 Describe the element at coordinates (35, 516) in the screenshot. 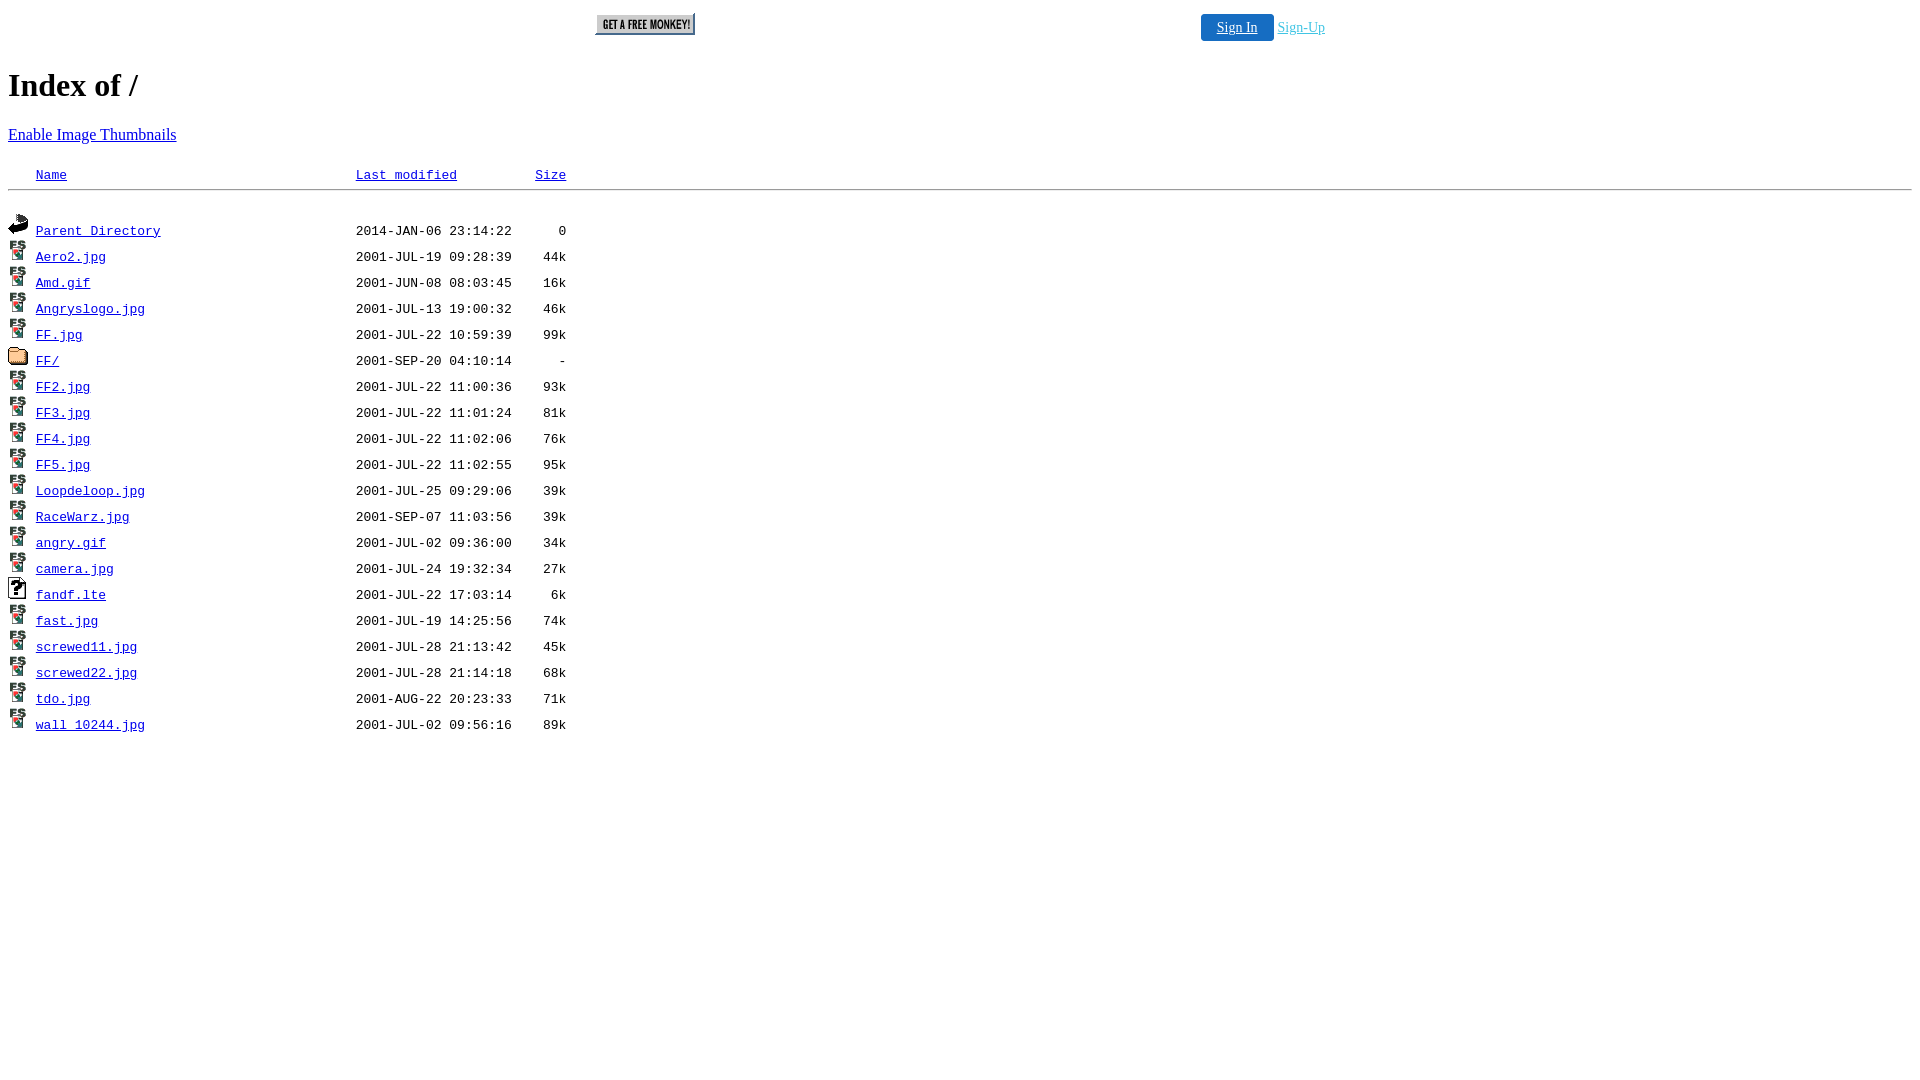

I see `'RaceWarz.jpg'` at that location.